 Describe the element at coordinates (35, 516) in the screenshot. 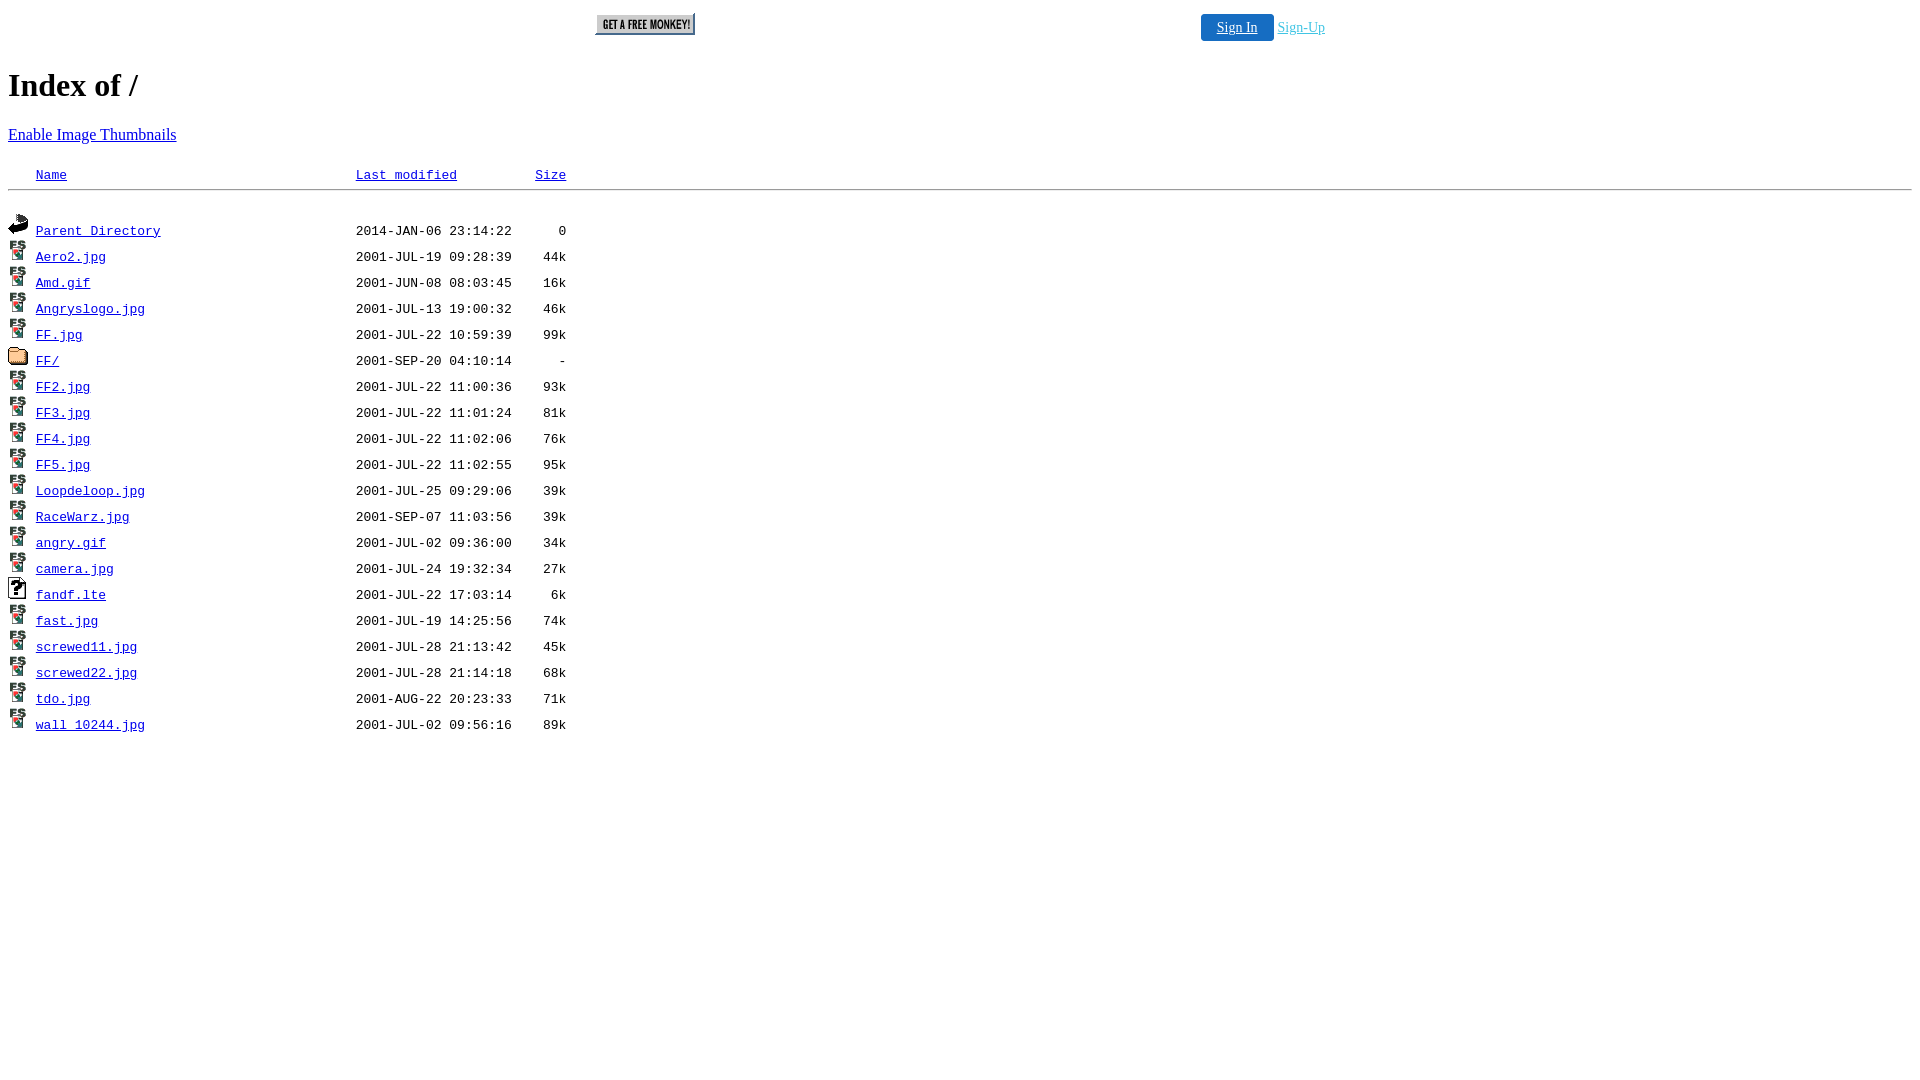

I see `'RaceWarz.jpg'` at that location.